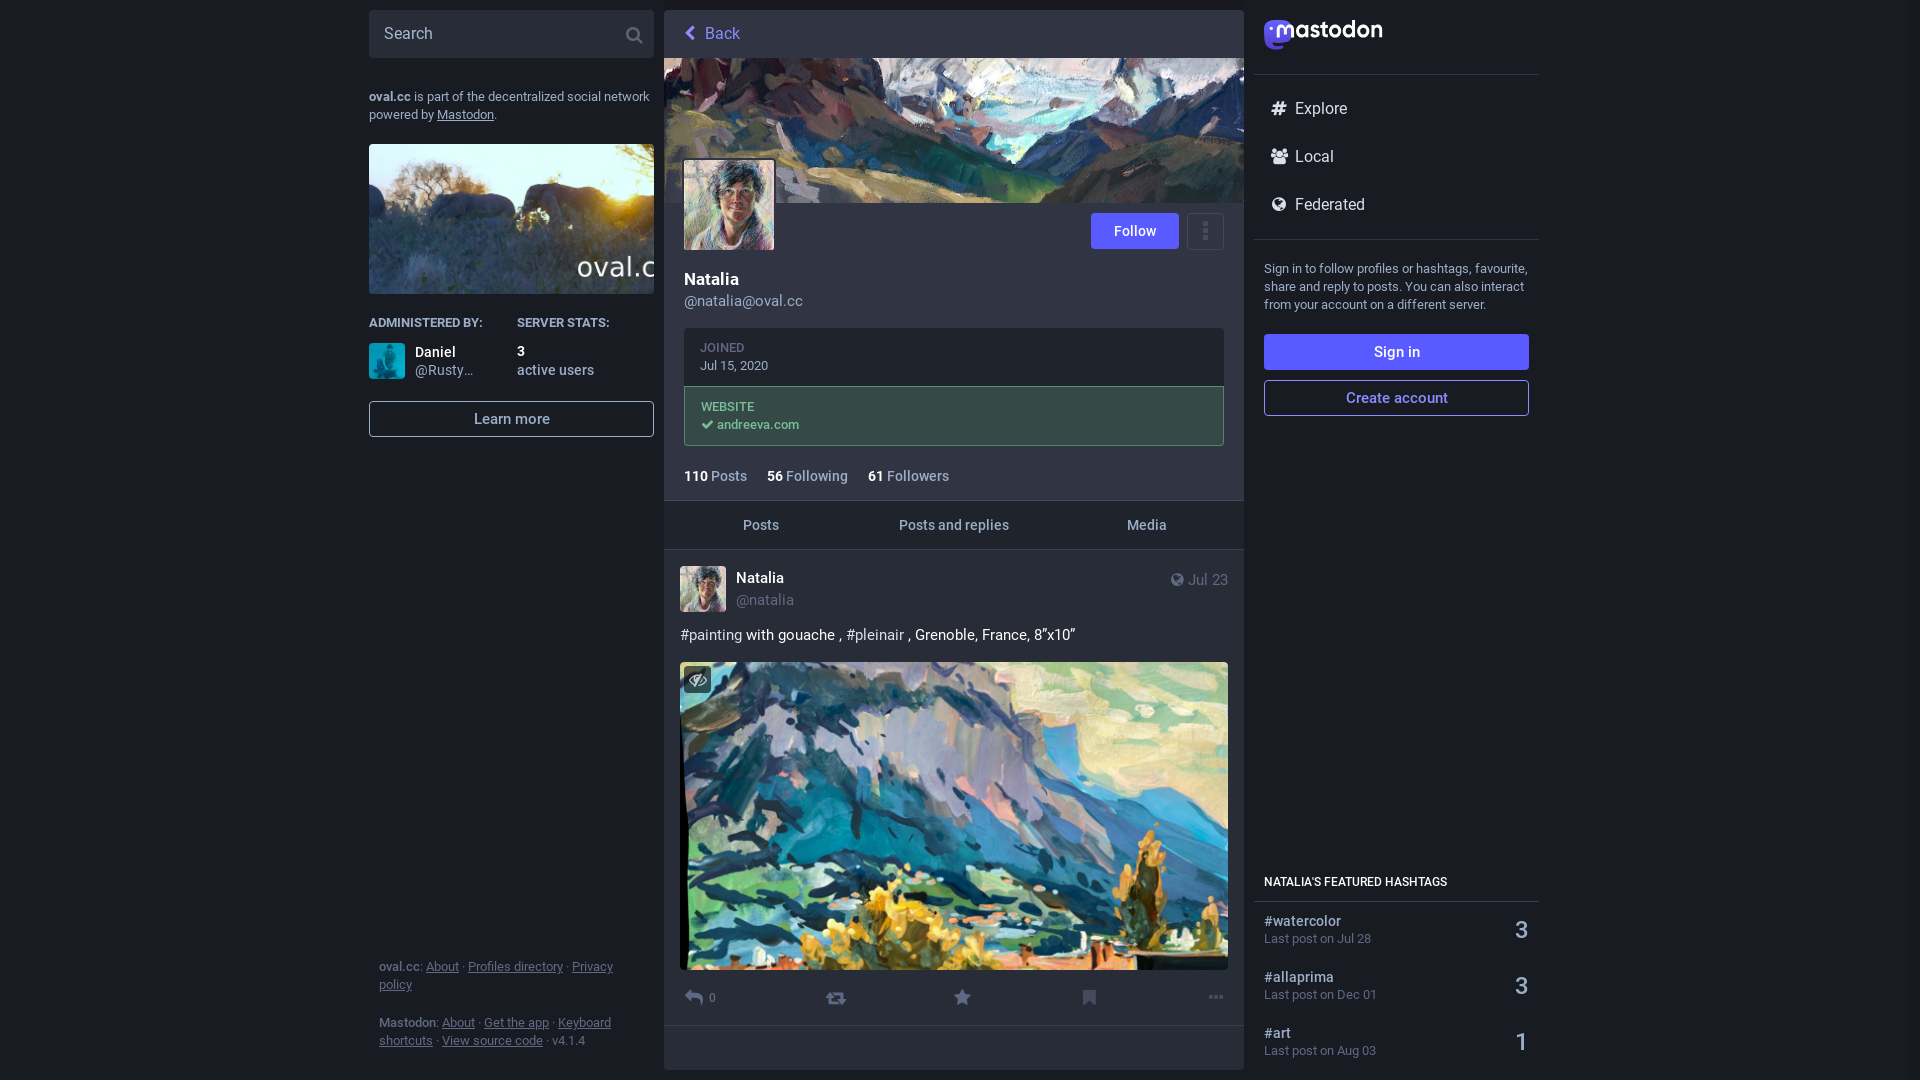  What do you see at coordinates (511, 418) in the screenshot?
I see `'Learn more'` at bounding box center [511, 418].